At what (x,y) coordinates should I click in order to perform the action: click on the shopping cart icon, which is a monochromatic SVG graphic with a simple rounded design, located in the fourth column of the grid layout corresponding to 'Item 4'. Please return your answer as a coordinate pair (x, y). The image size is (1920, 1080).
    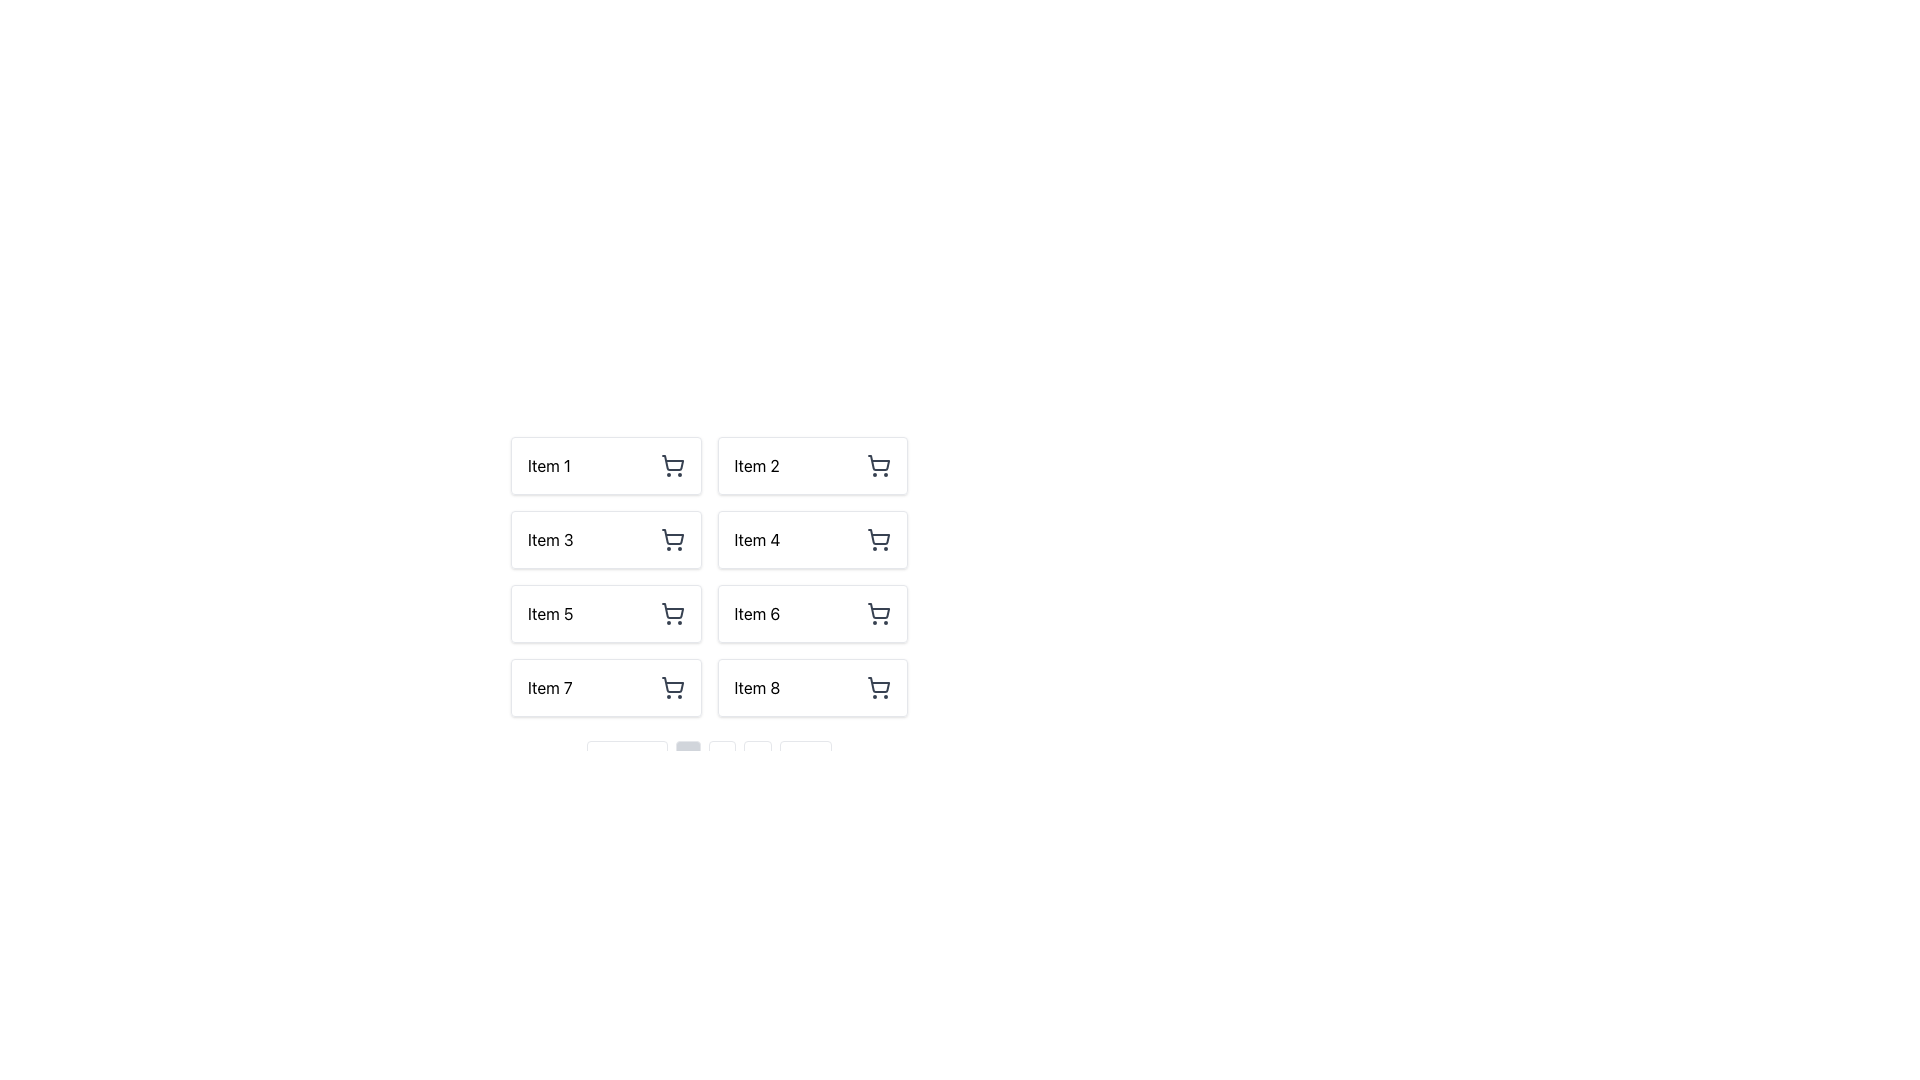
    Looking at the image, I should click on (878, 536).